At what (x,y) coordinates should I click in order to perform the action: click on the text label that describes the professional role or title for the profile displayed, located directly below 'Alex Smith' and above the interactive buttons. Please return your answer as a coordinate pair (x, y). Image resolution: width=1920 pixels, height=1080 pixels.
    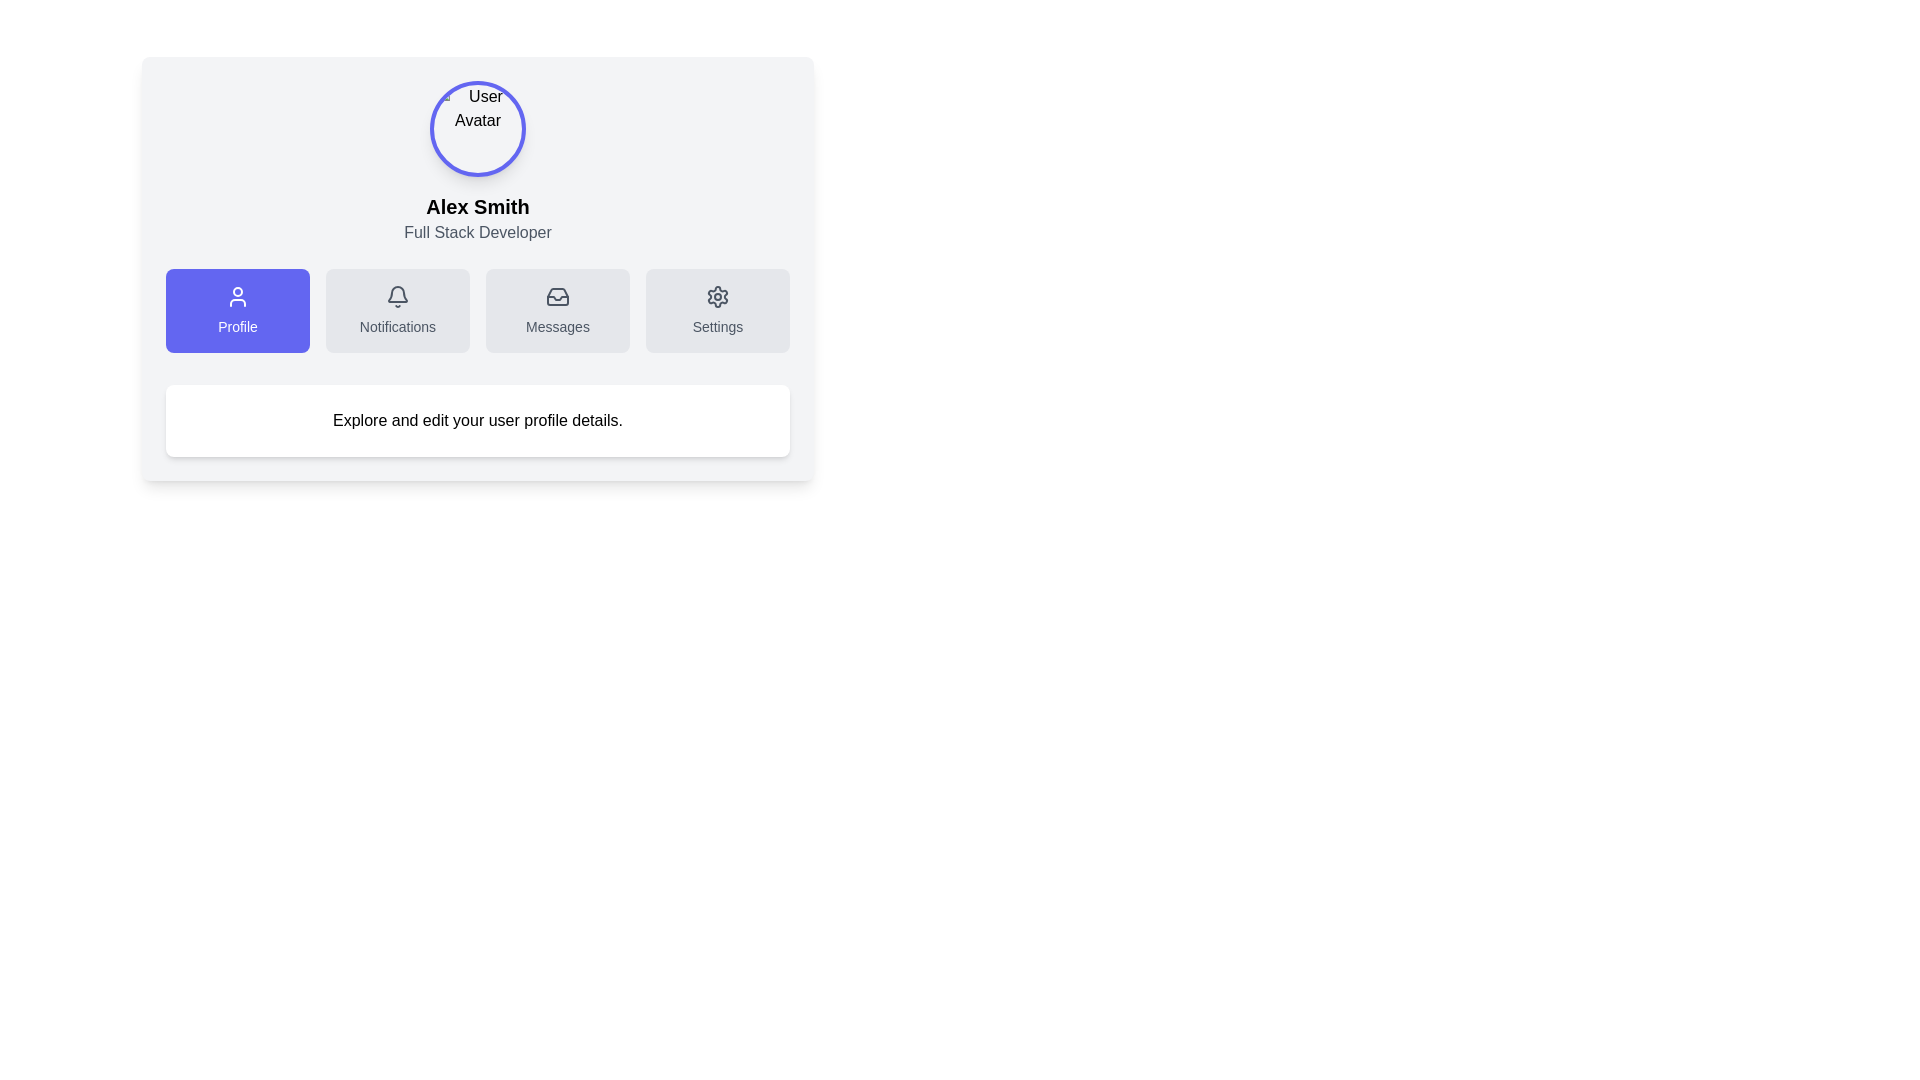
    Looking at the image, I should click on (477, 231).